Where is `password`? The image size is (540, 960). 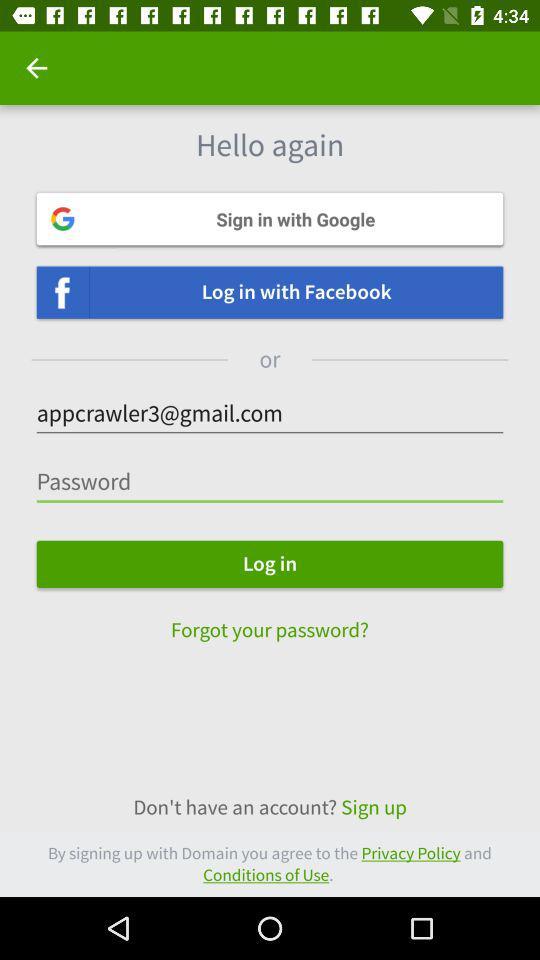
password is located at coordinates (270, 481).